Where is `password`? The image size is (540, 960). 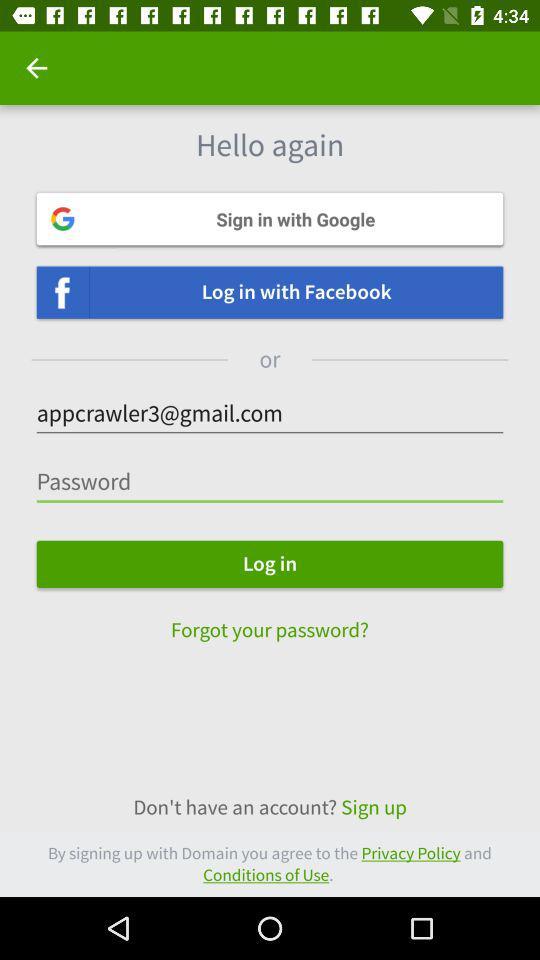
password is located at coordinates (270, 481).